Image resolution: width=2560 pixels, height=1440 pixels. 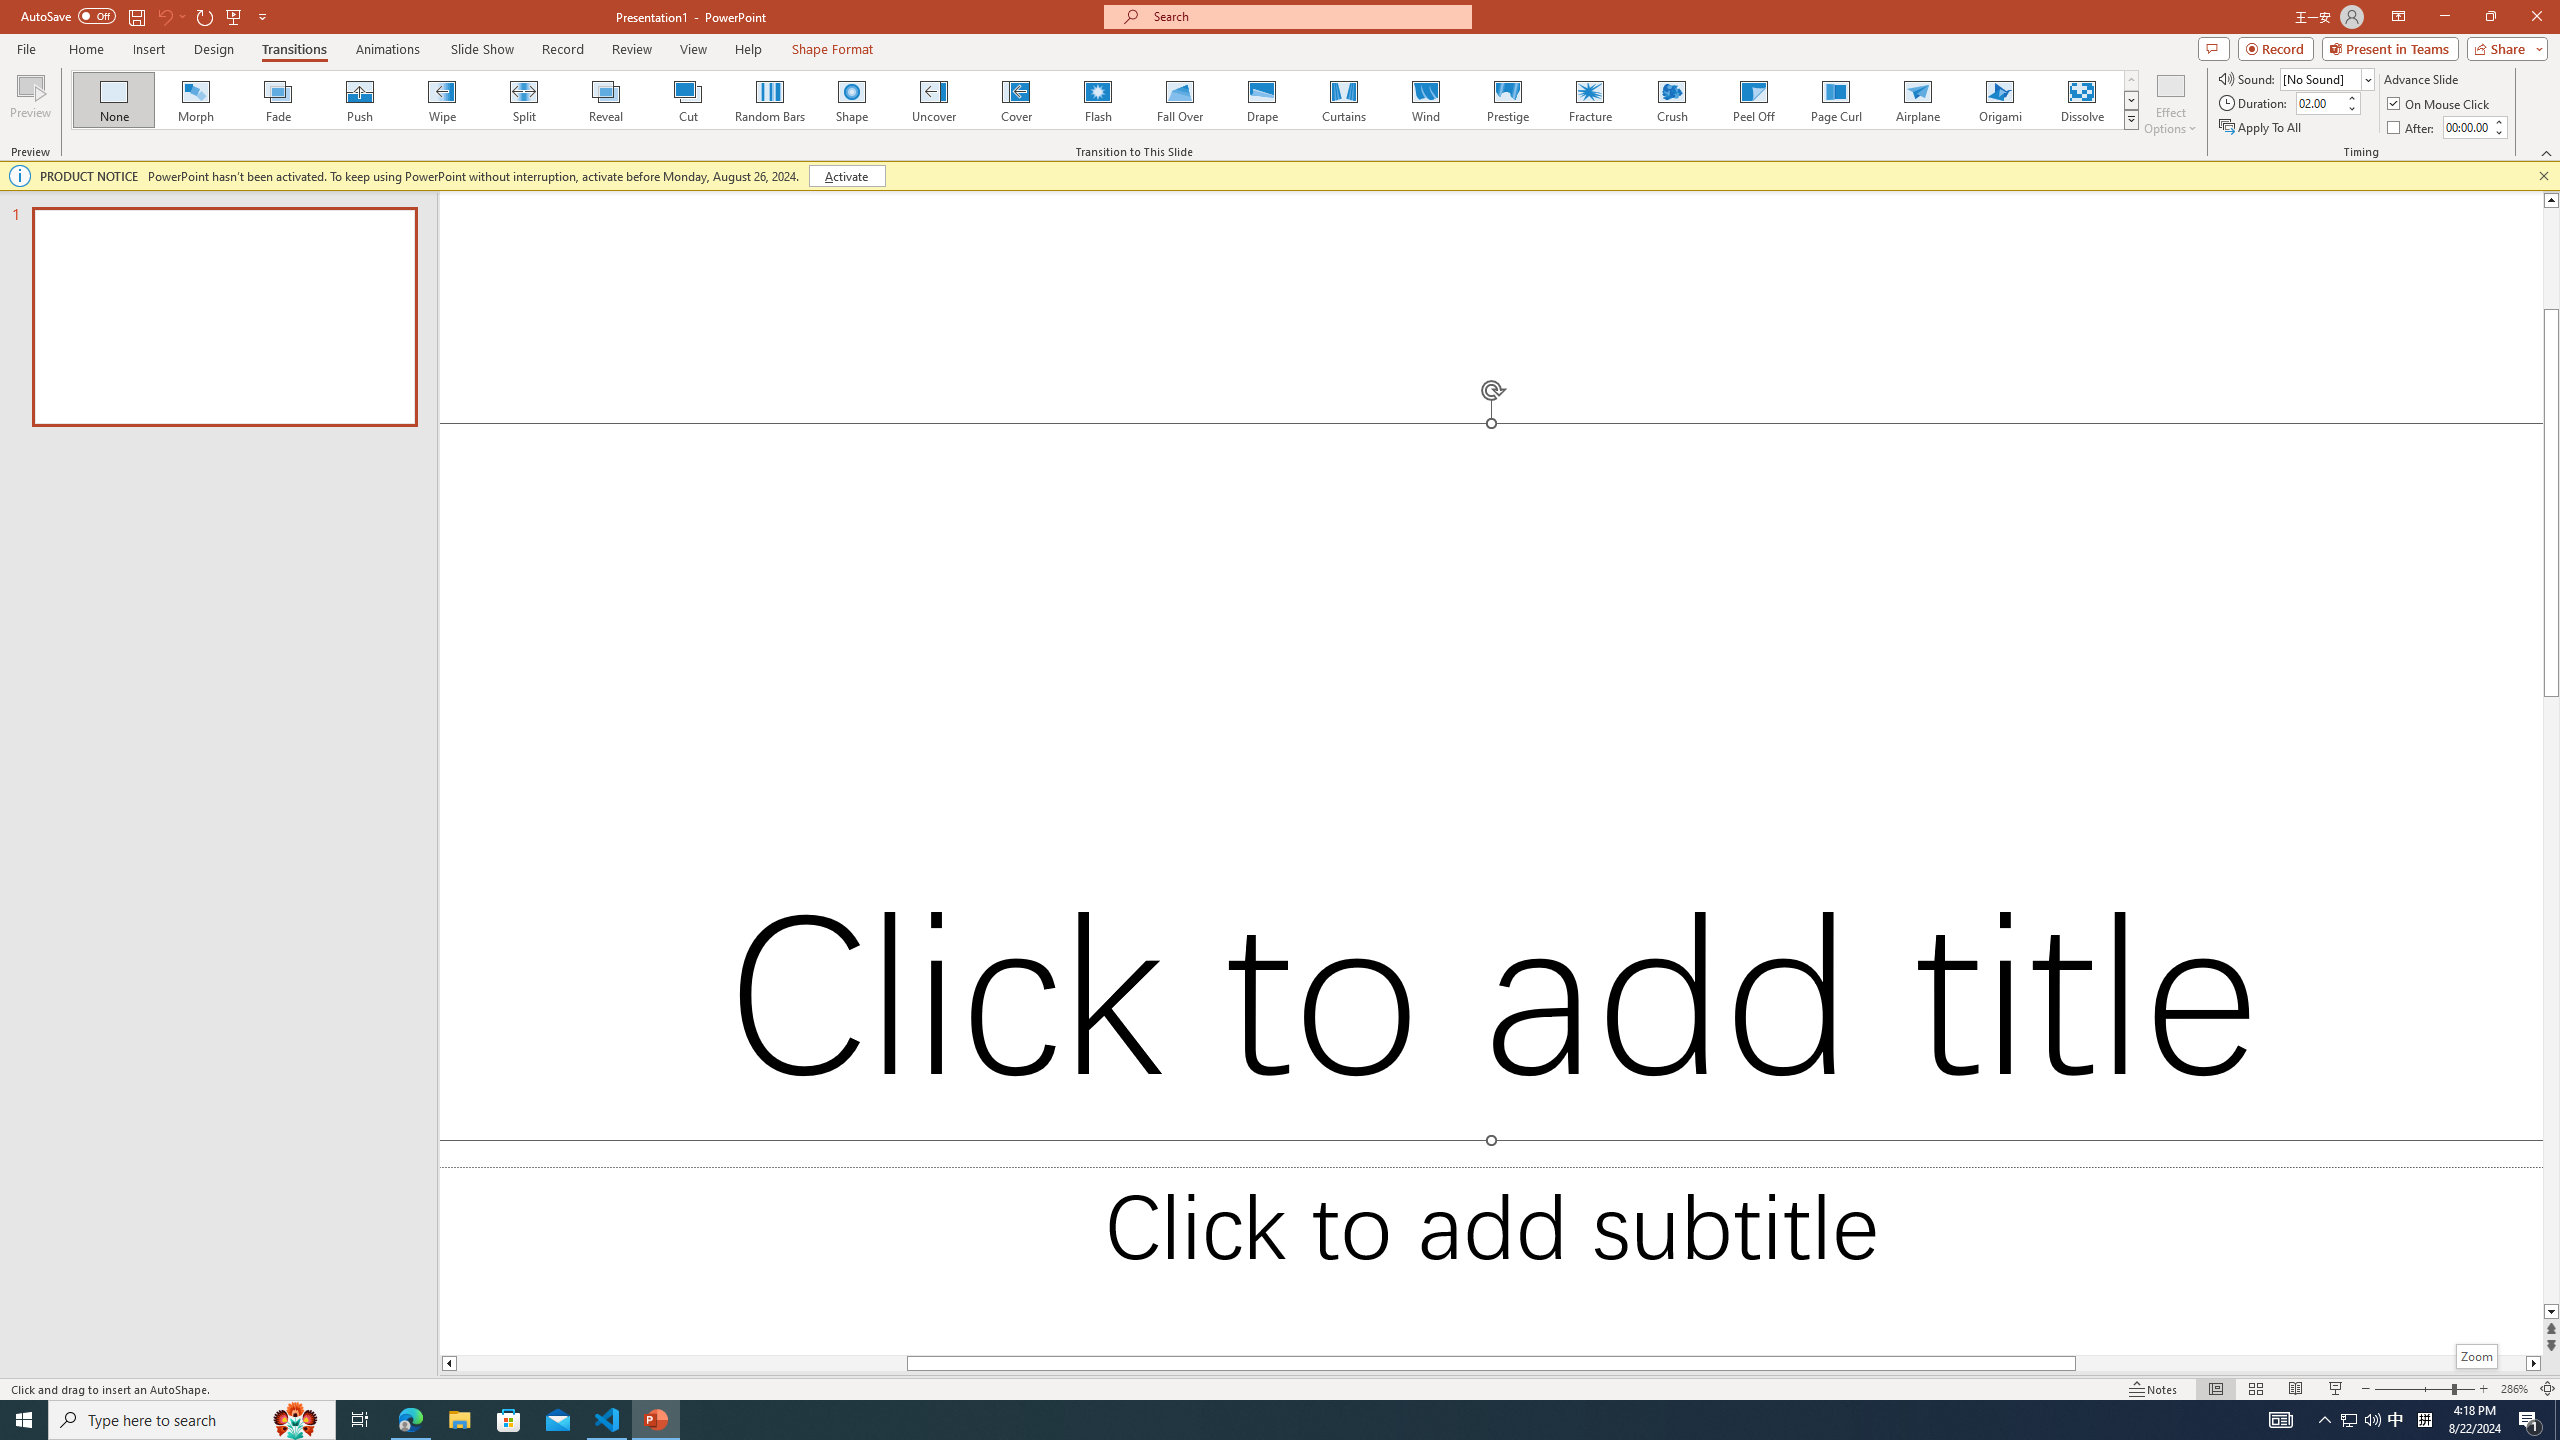 What do you see at coordinates (1424, 99) in the screenshot?
I see `'Wind'` at bounding box center [1424, 99].